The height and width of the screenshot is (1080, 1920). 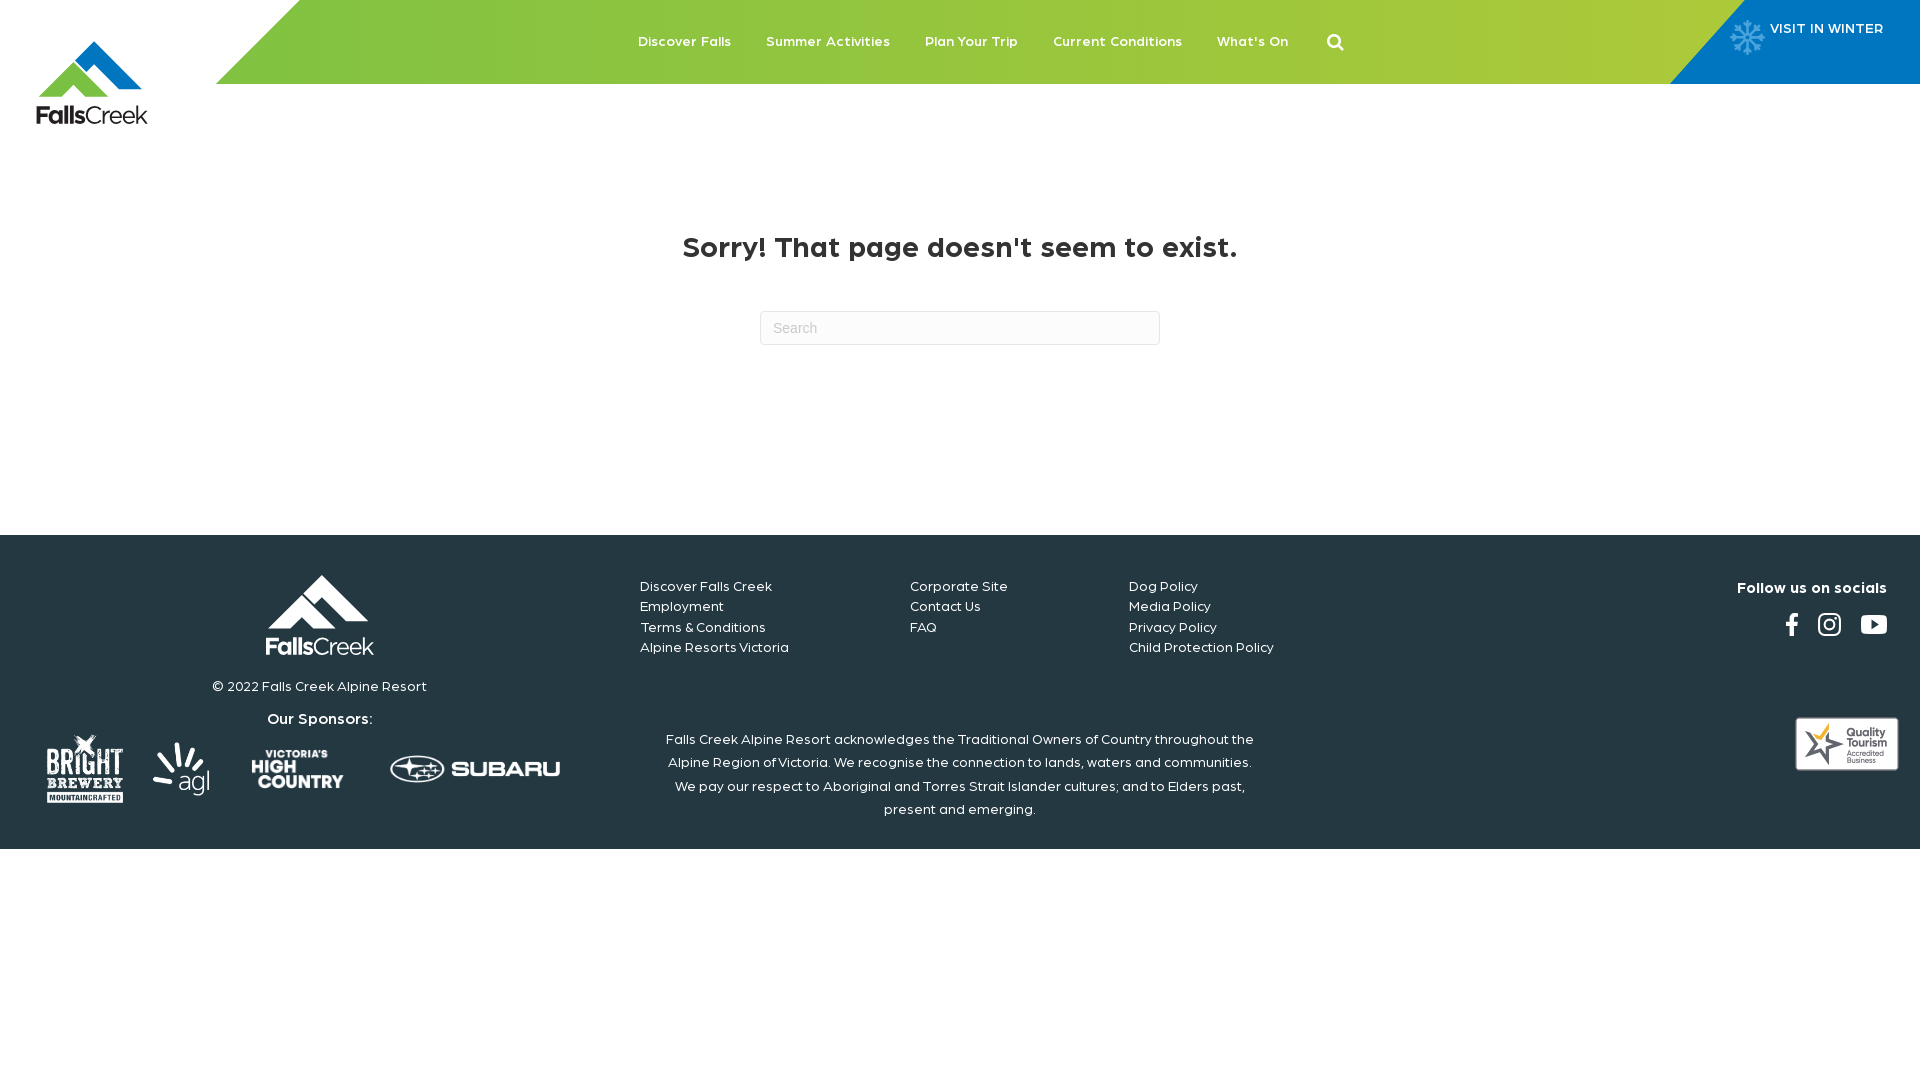 I want to click on 'Contact Us', so click(x=944, y=604).